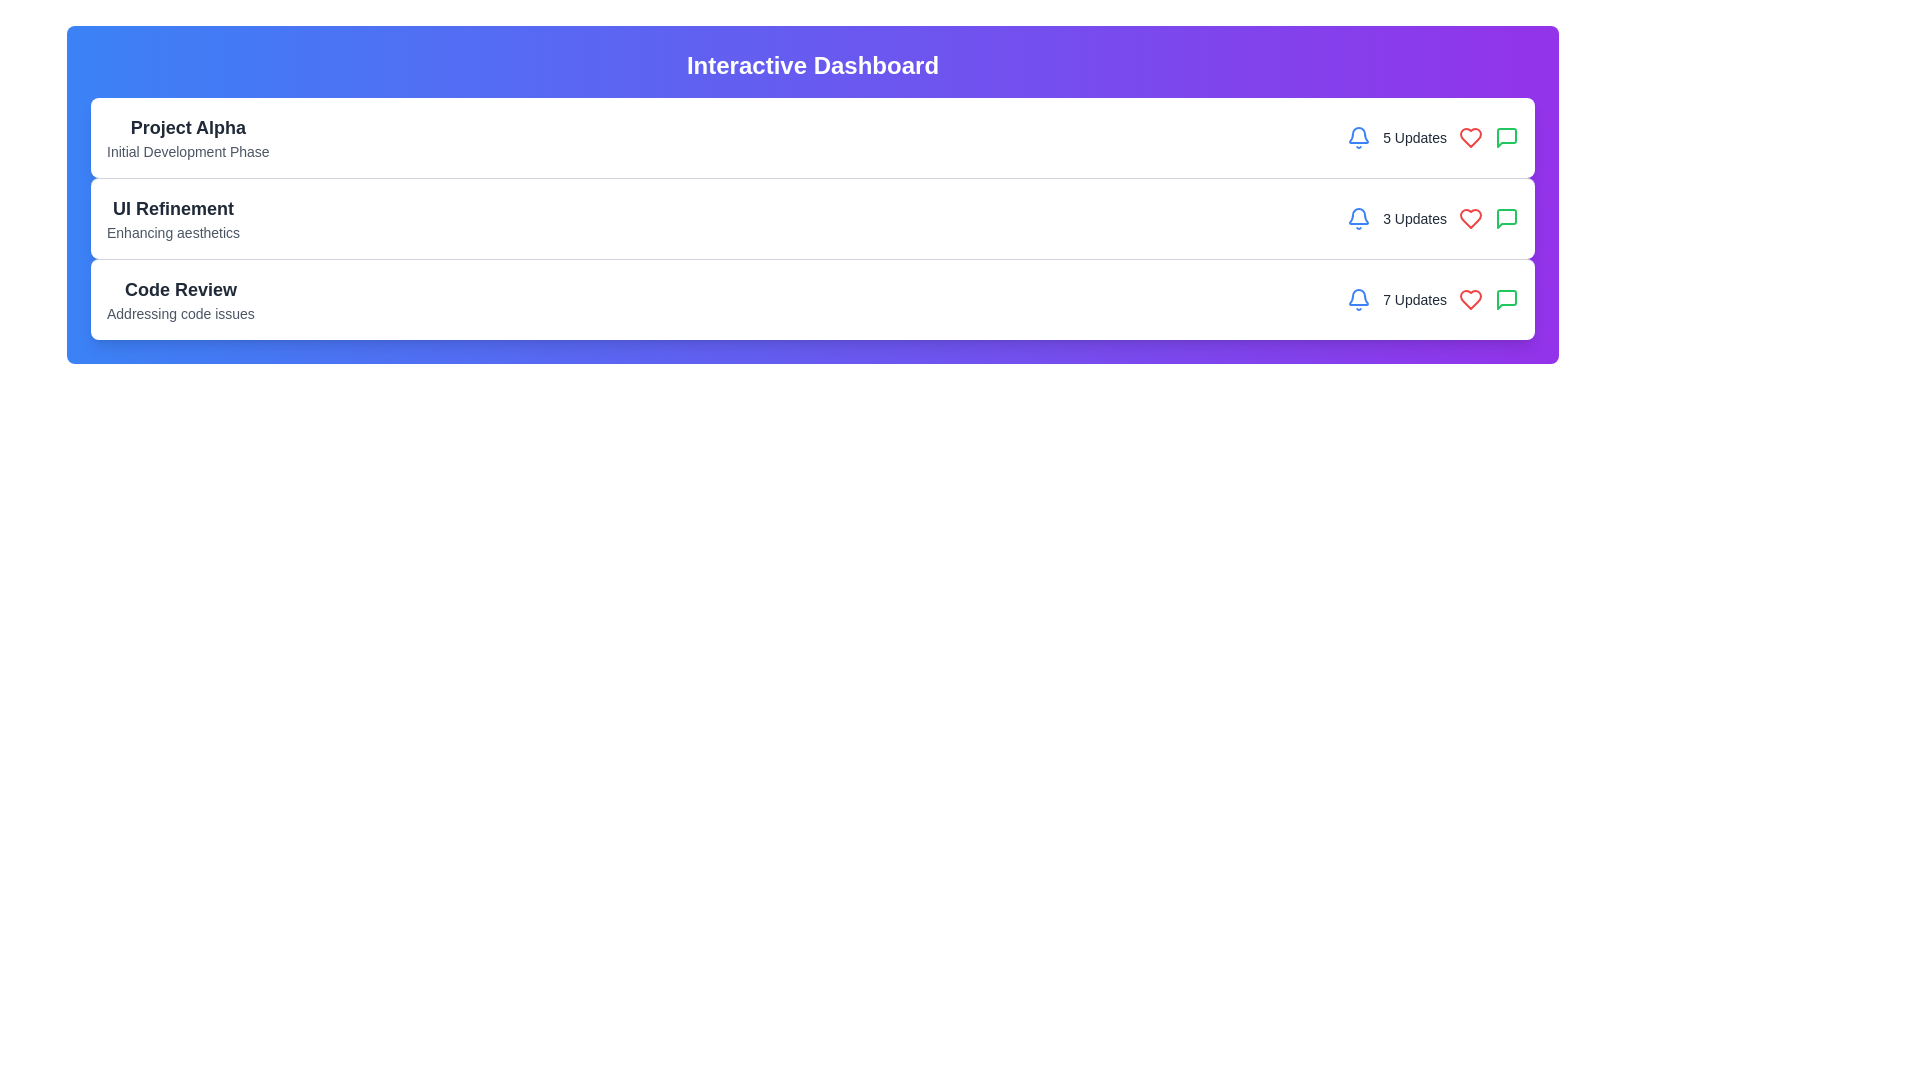 The width and height of the screenshot is (1920, 1080). What do you see at coordinates (1507, 300) in the screenshot?
I see `the green chat bubble-shaped icon located to the right of the '7 Updates' text and following the red heart icon to interact with it` at bounding box center [1507, 300].